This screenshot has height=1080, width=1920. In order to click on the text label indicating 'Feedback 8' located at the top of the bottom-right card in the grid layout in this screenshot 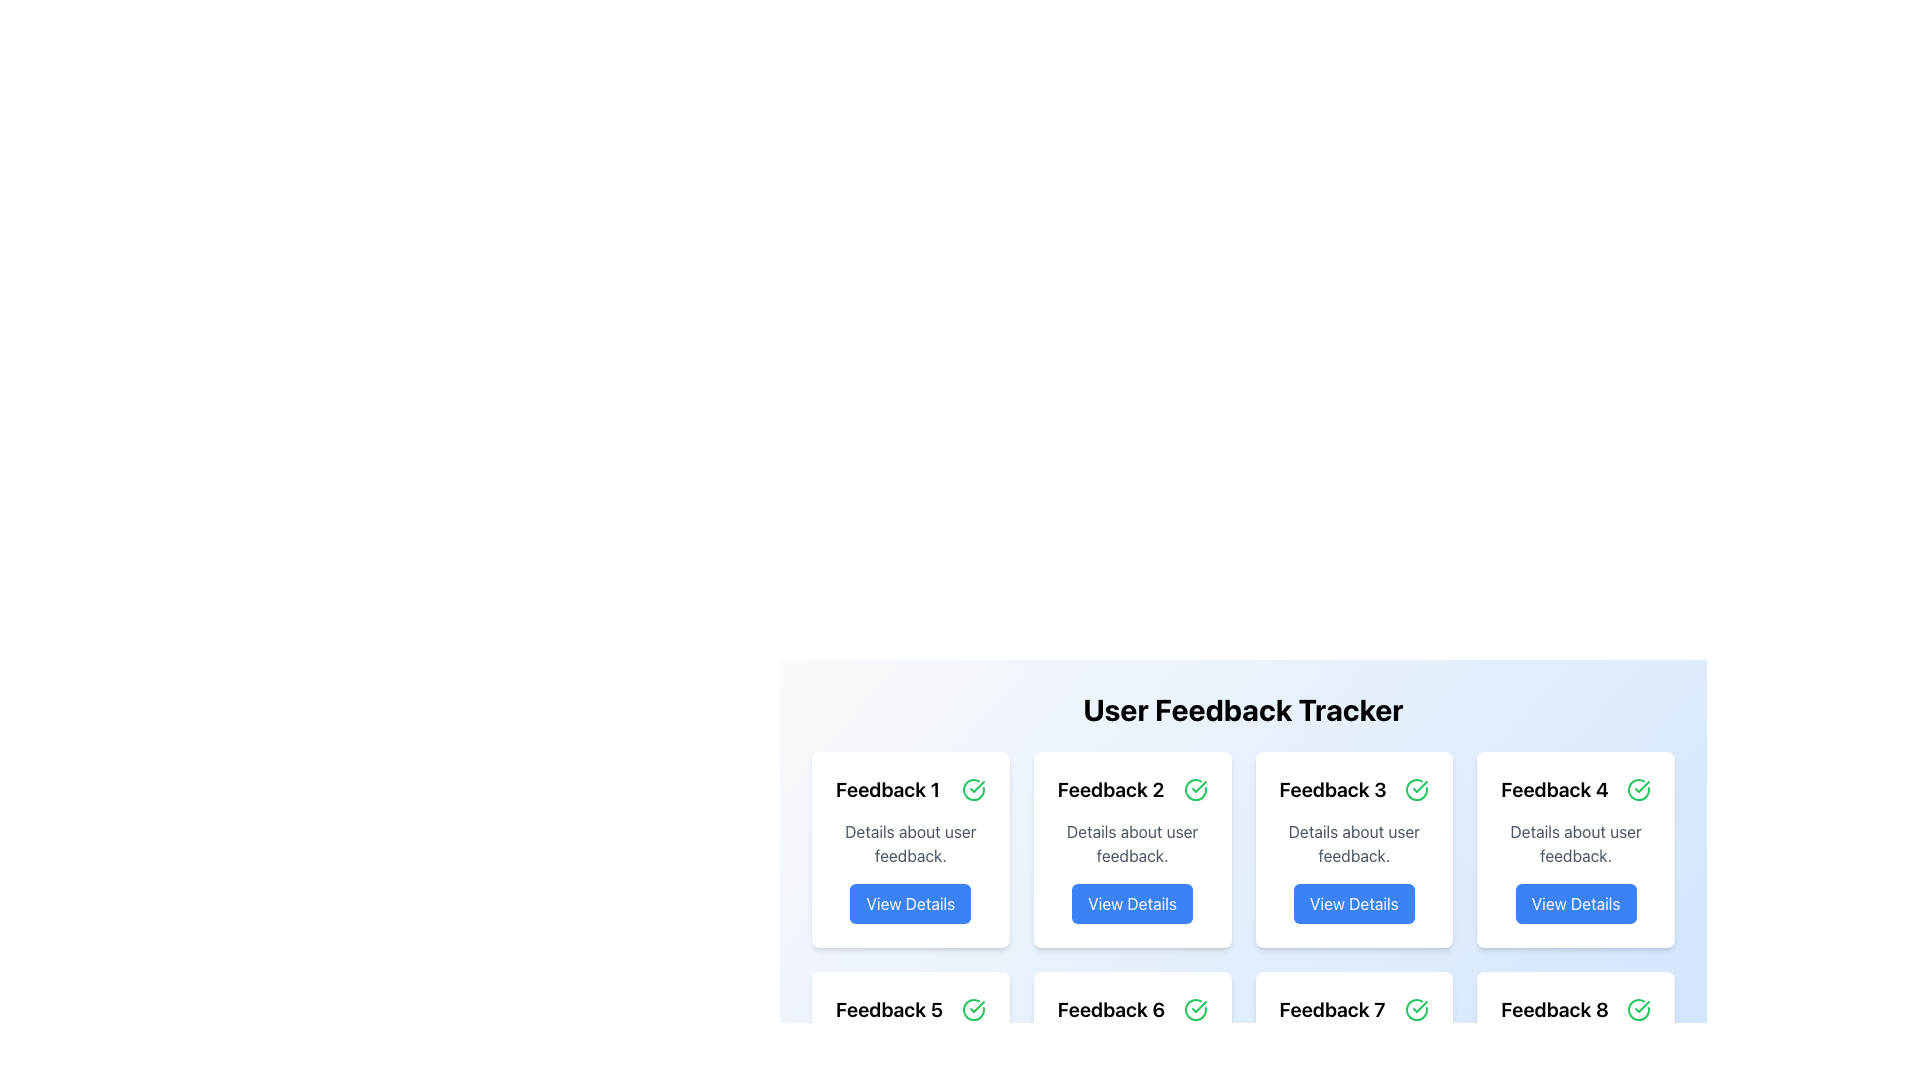, I will do `click(1554, 1010)`.